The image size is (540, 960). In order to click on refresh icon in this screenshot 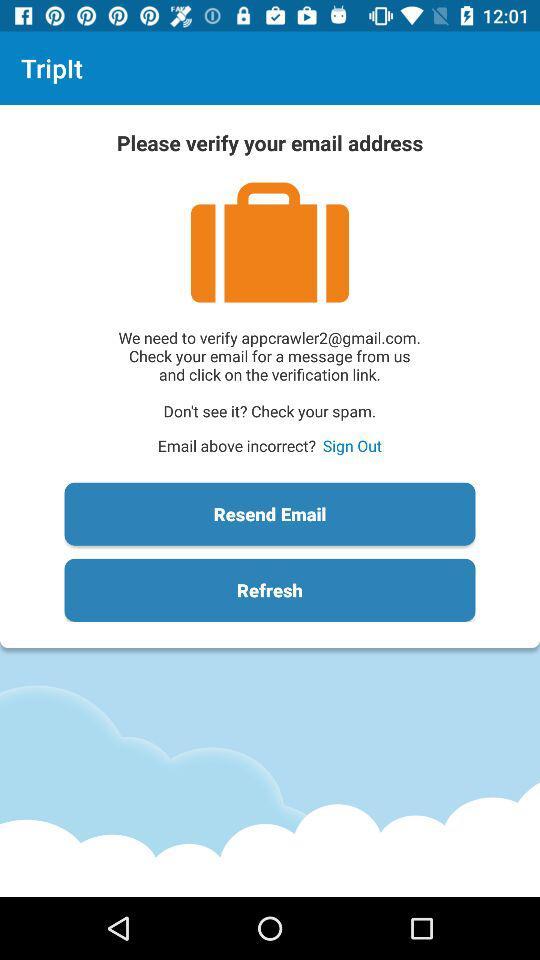, I will do `click(270, 590)`.